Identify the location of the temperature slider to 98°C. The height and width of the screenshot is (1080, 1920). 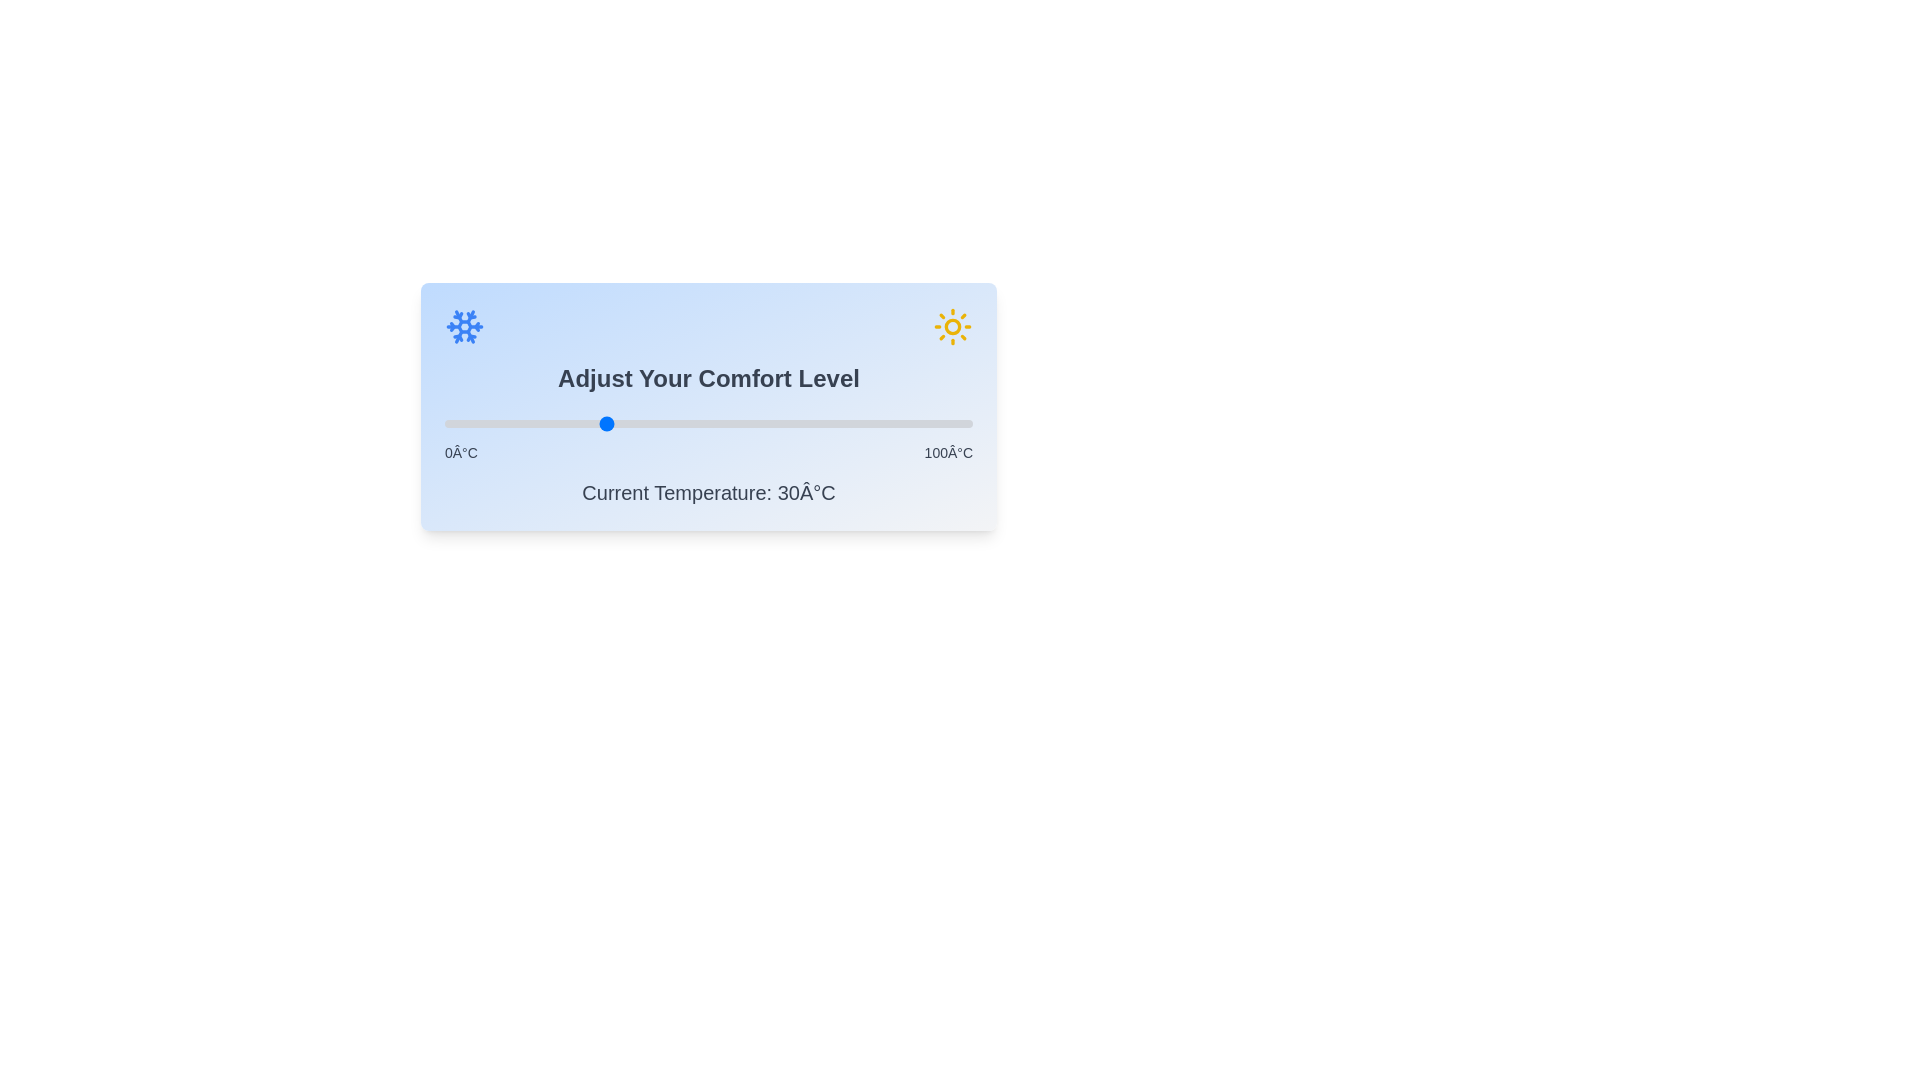
(962, 423).